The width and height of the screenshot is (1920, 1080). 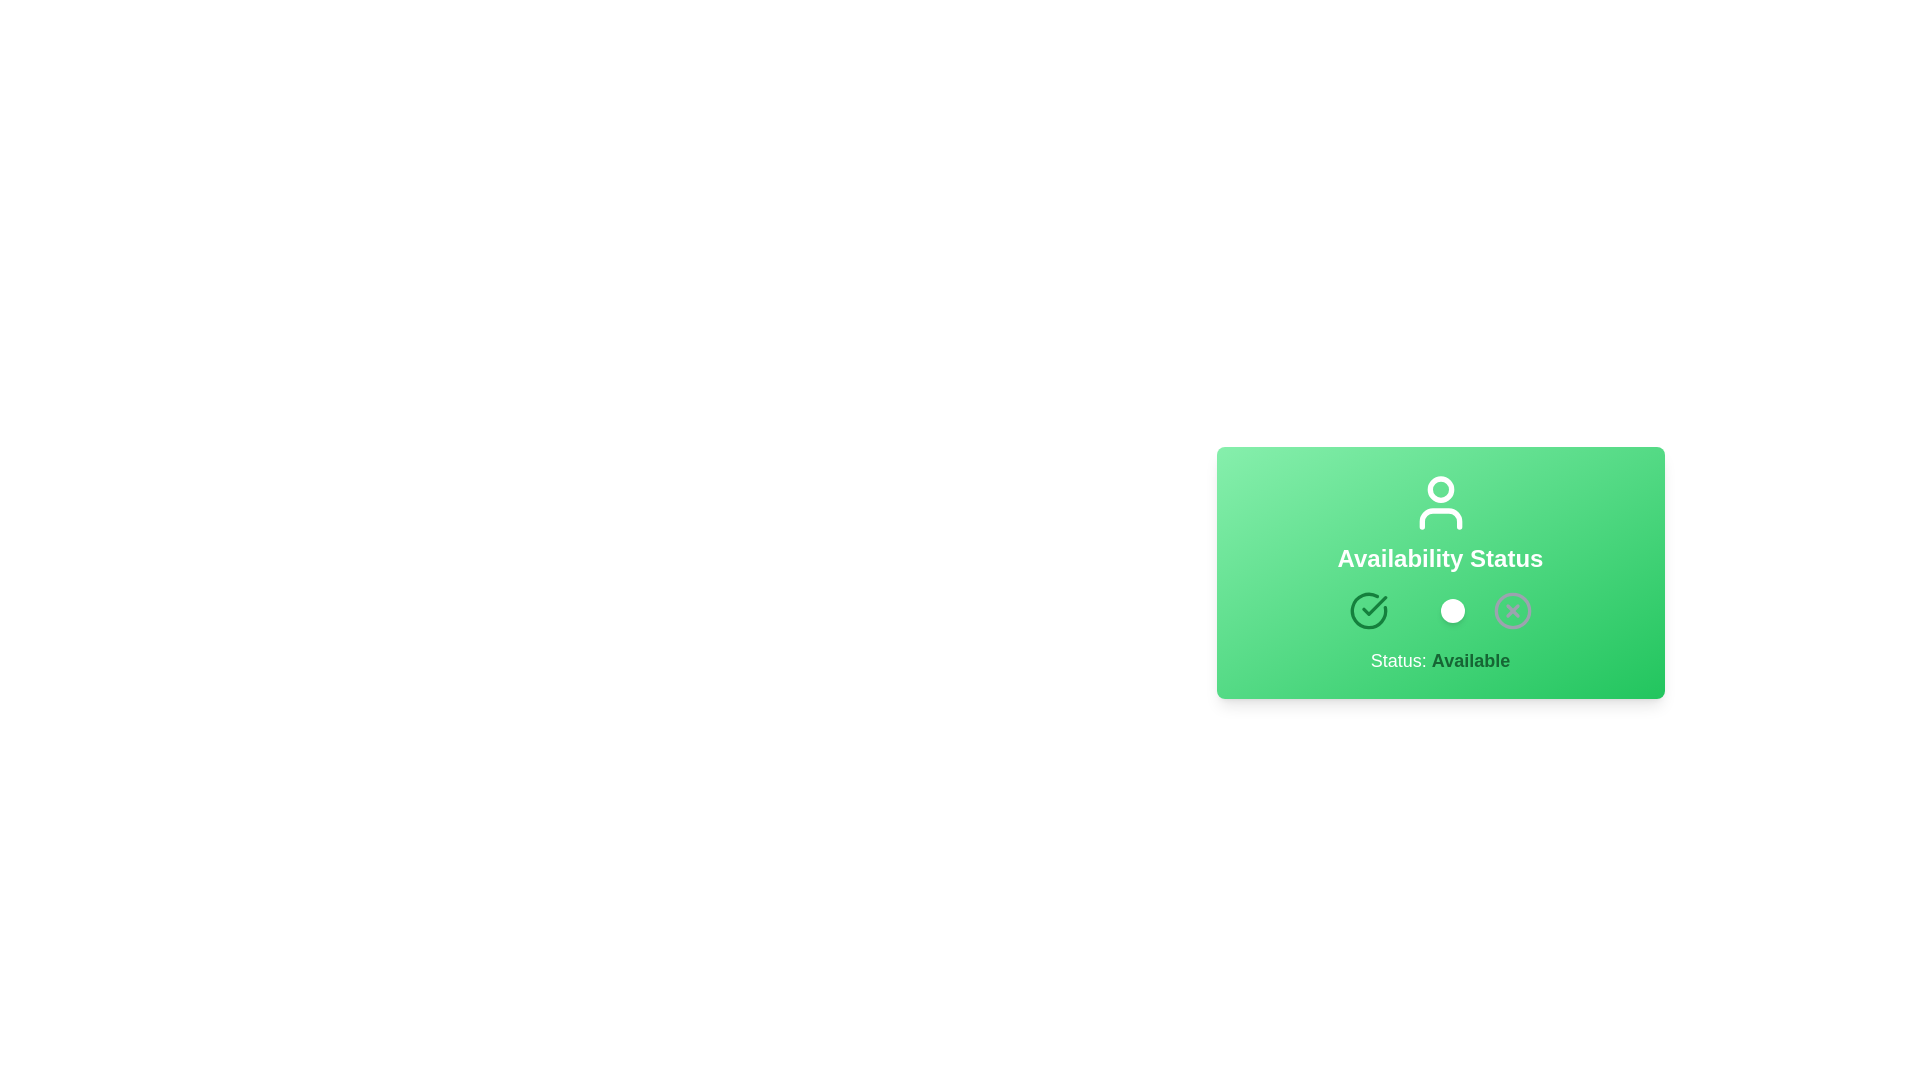 What do you see at coordinates (1452, 609) in the screenshot?
I see `the small circular toggle switch indicator with a white background` at bounding box center [1452, 609].